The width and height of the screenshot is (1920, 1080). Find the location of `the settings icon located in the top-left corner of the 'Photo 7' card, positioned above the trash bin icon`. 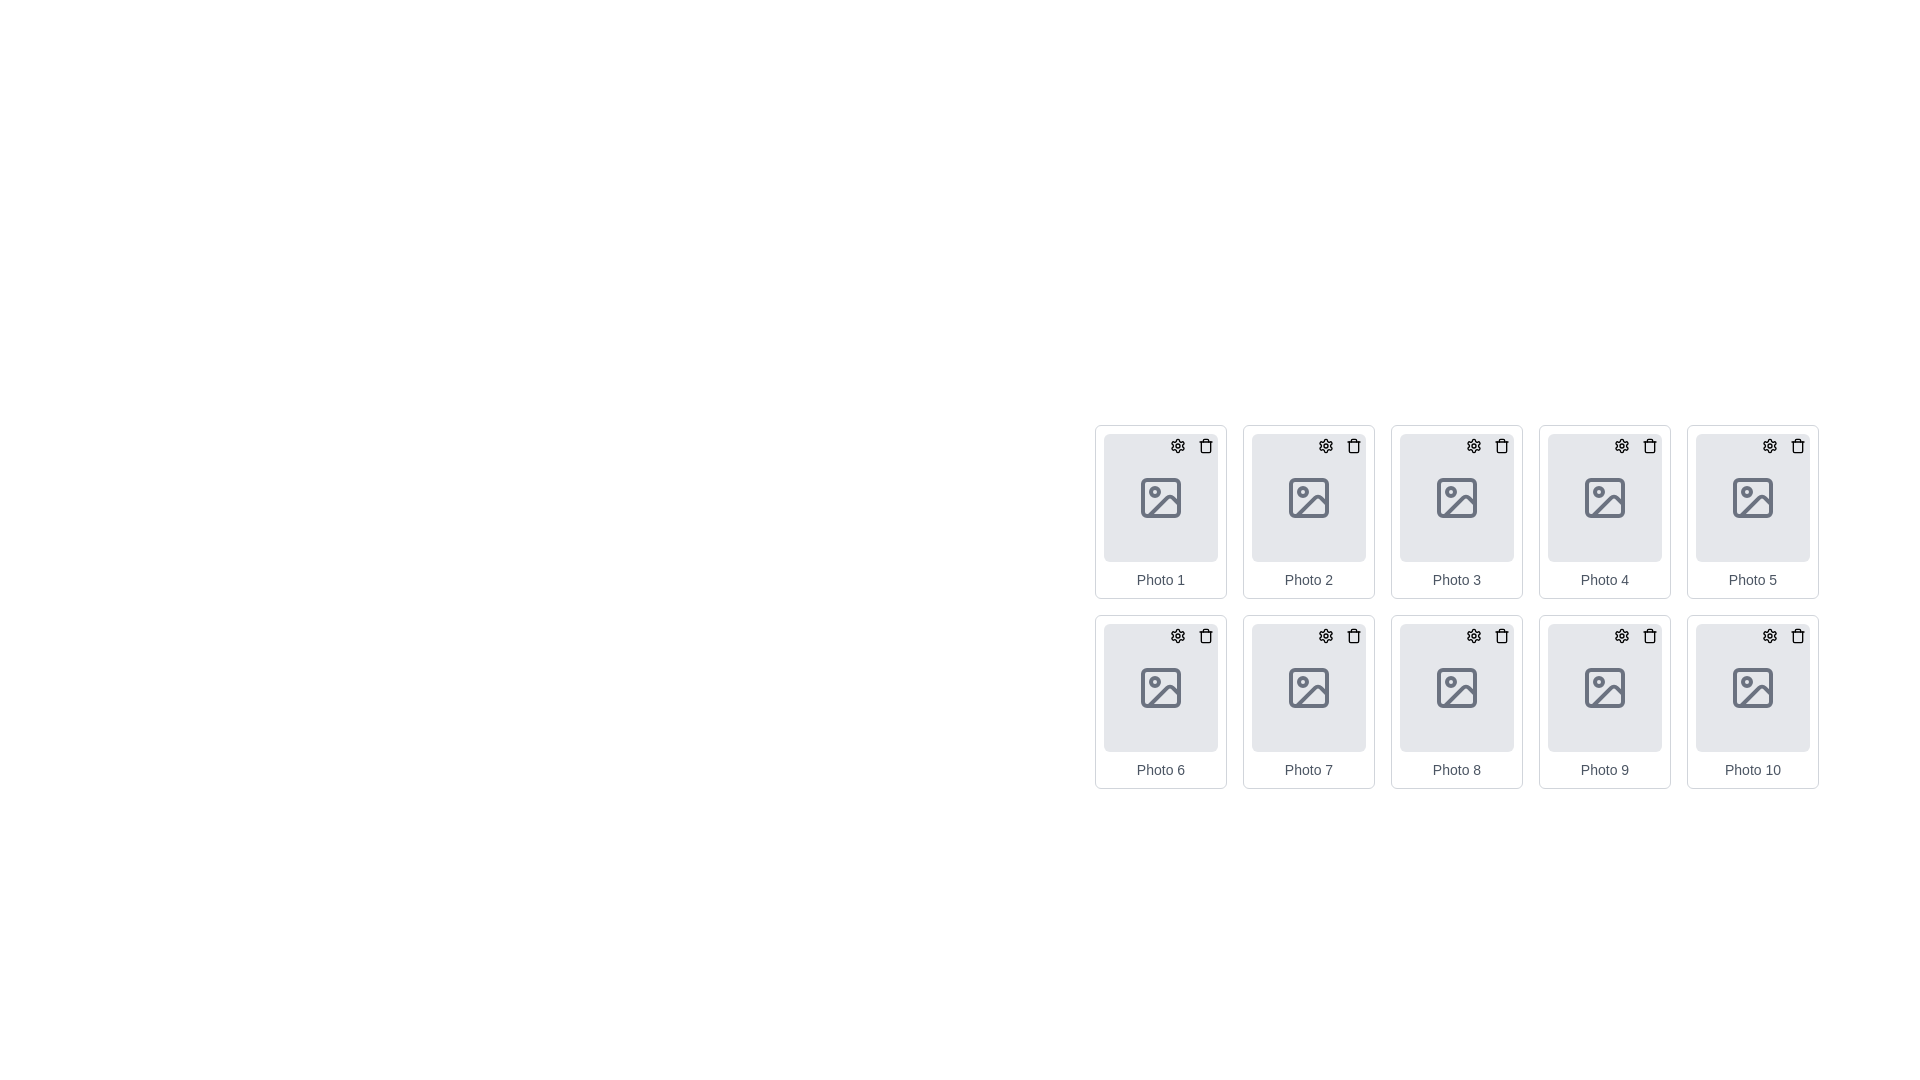

the settings icon located in the top-left corner of the 'Photo 7' card, positioned above the trash bin icon is located at coordinates (1325, 636).